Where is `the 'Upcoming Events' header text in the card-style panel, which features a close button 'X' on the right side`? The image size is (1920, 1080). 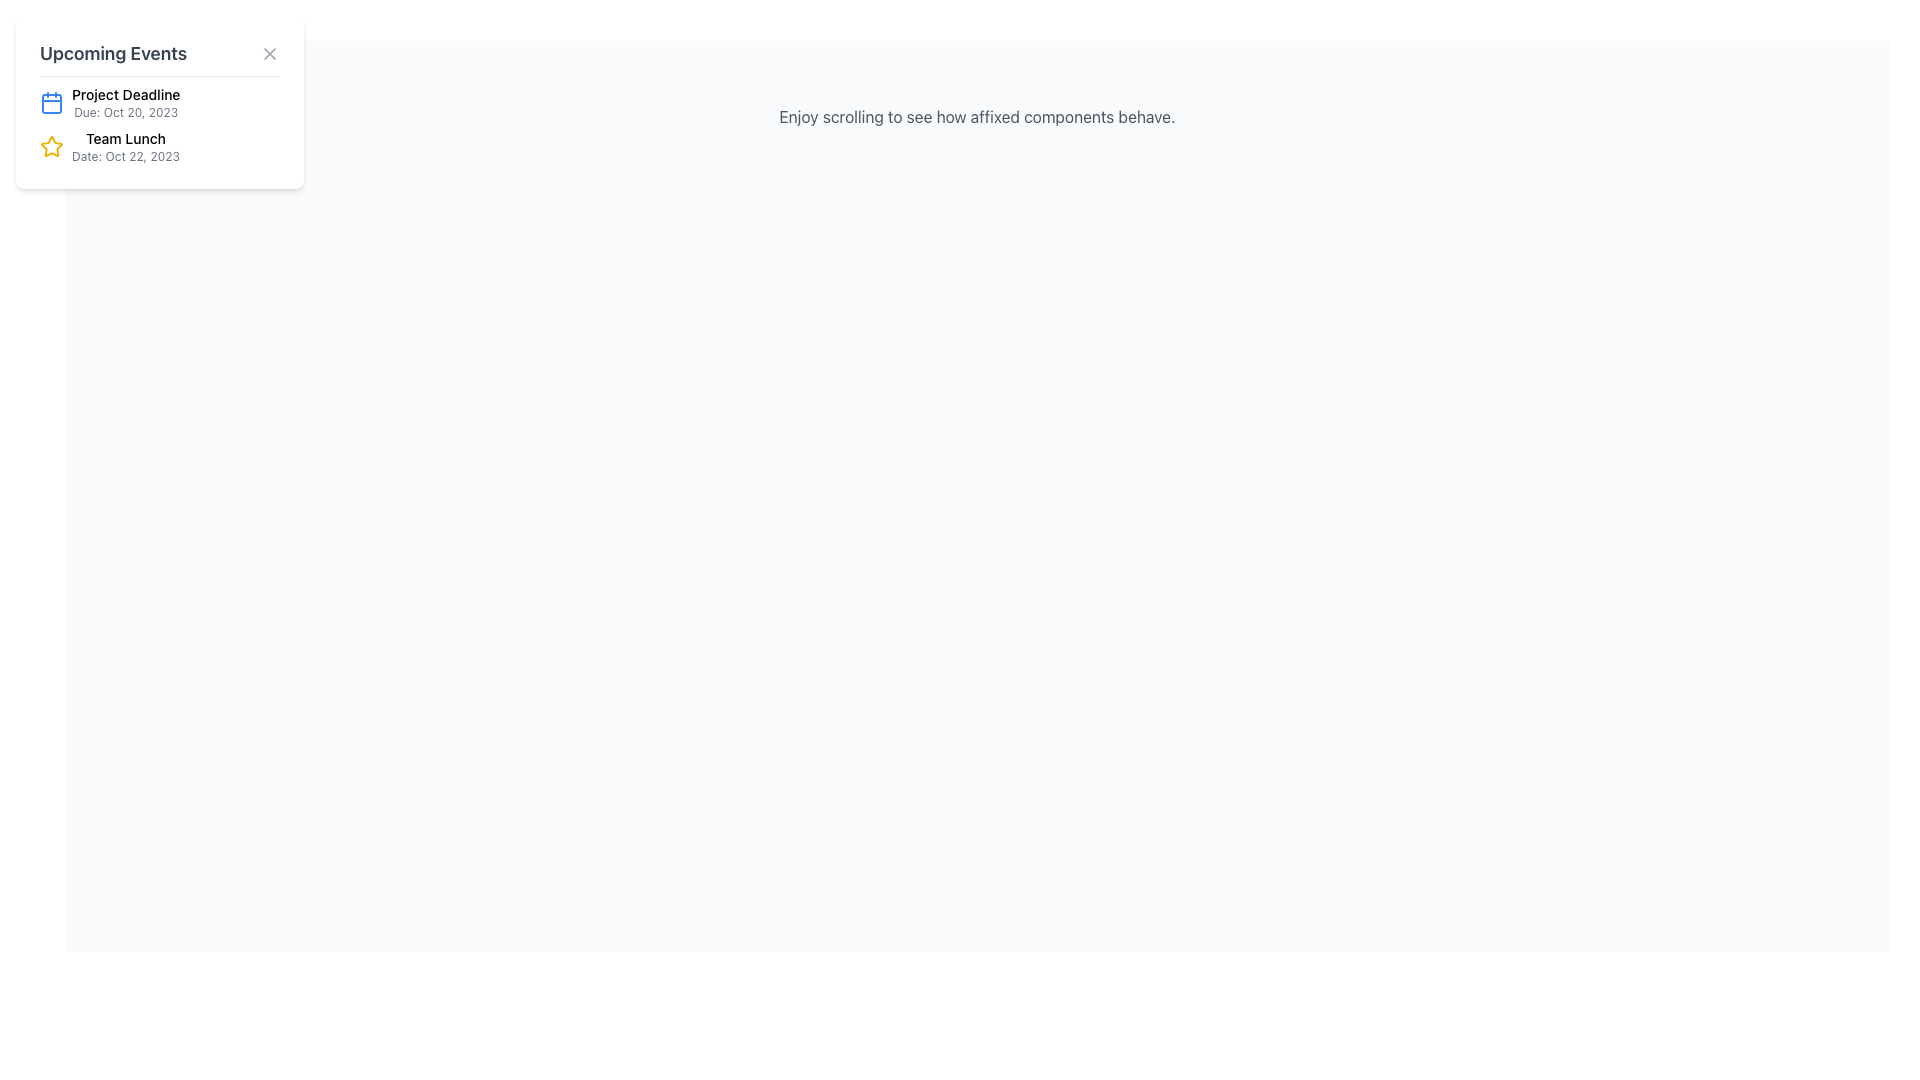 the 'Upcoming Events' header text in the card-style panel, which features a close button 'X' on the right side is located at coordinates (158, 56).